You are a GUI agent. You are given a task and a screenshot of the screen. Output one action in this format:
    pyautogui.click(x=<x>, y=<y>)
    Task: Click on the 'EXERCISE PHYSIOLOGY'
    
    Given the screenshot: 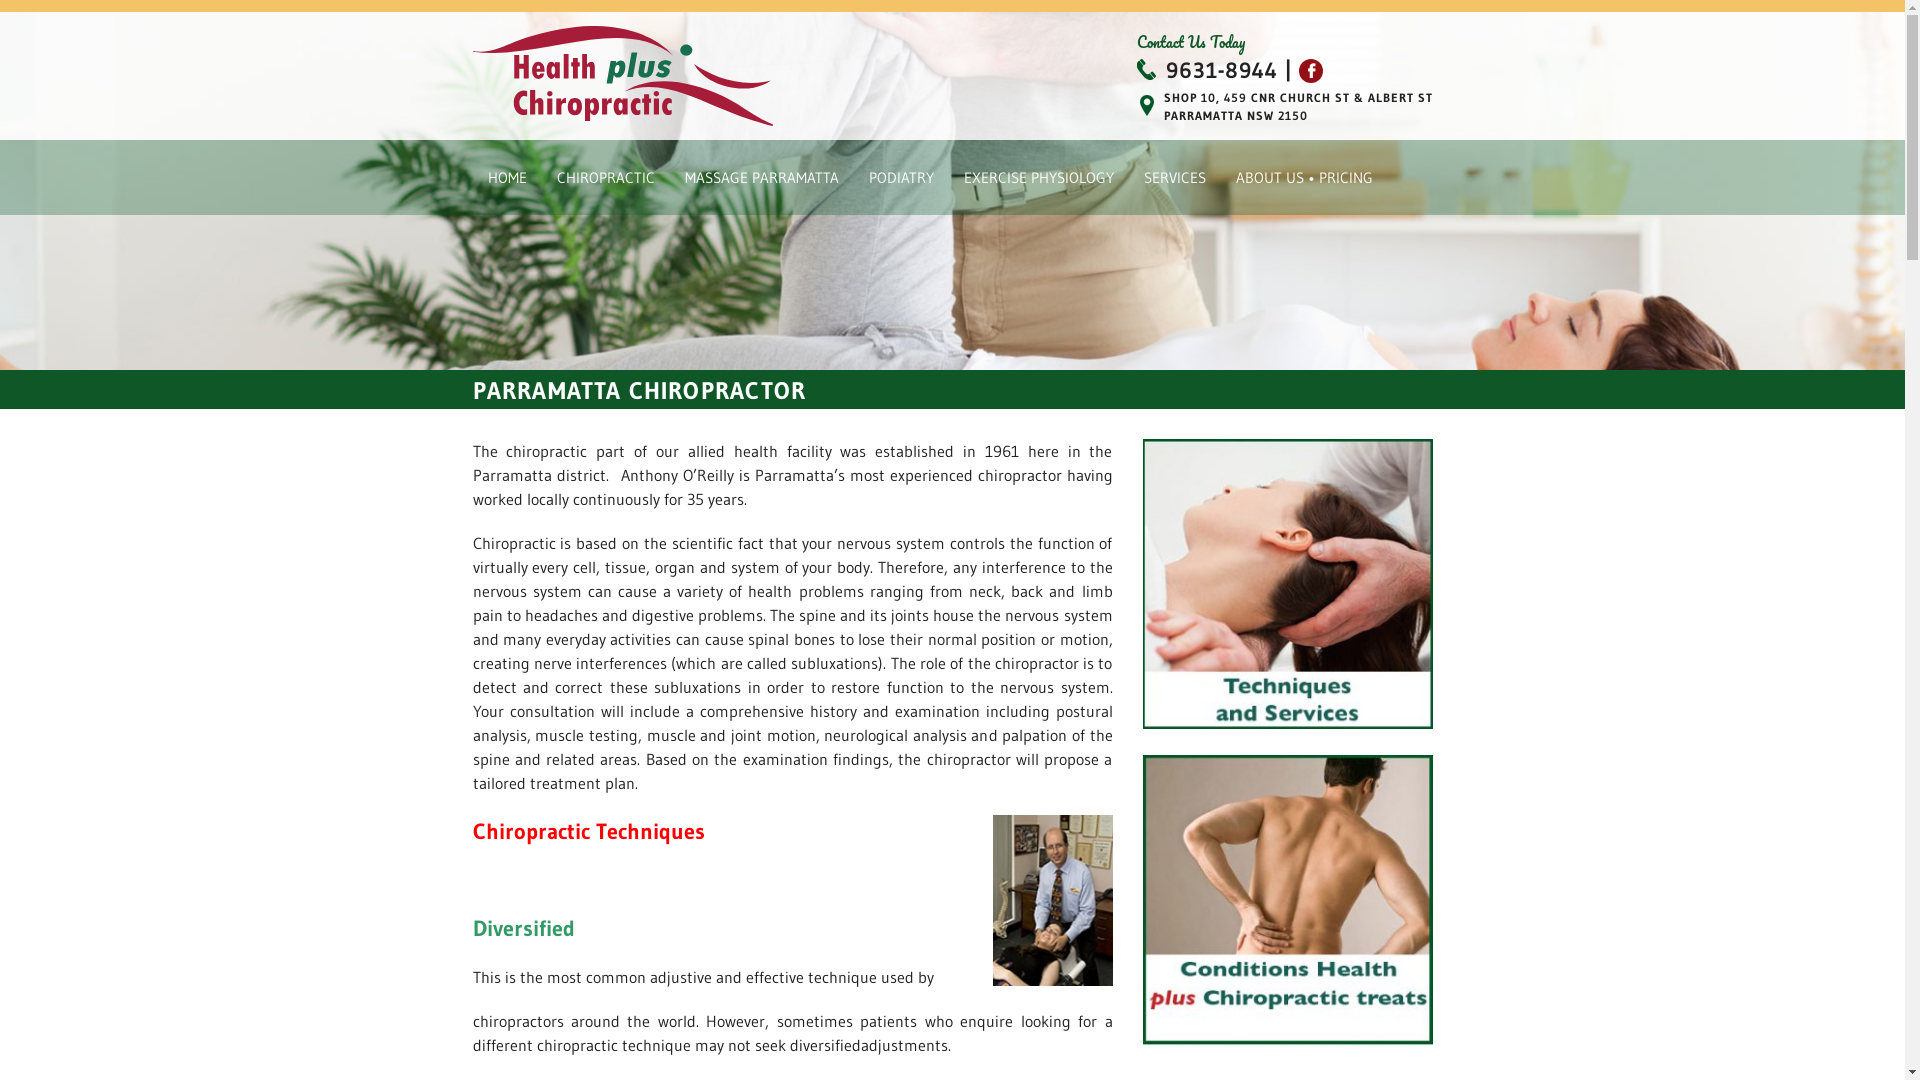 What is the action you would take?
    pyautogui.click(x=1037, y=176)
    